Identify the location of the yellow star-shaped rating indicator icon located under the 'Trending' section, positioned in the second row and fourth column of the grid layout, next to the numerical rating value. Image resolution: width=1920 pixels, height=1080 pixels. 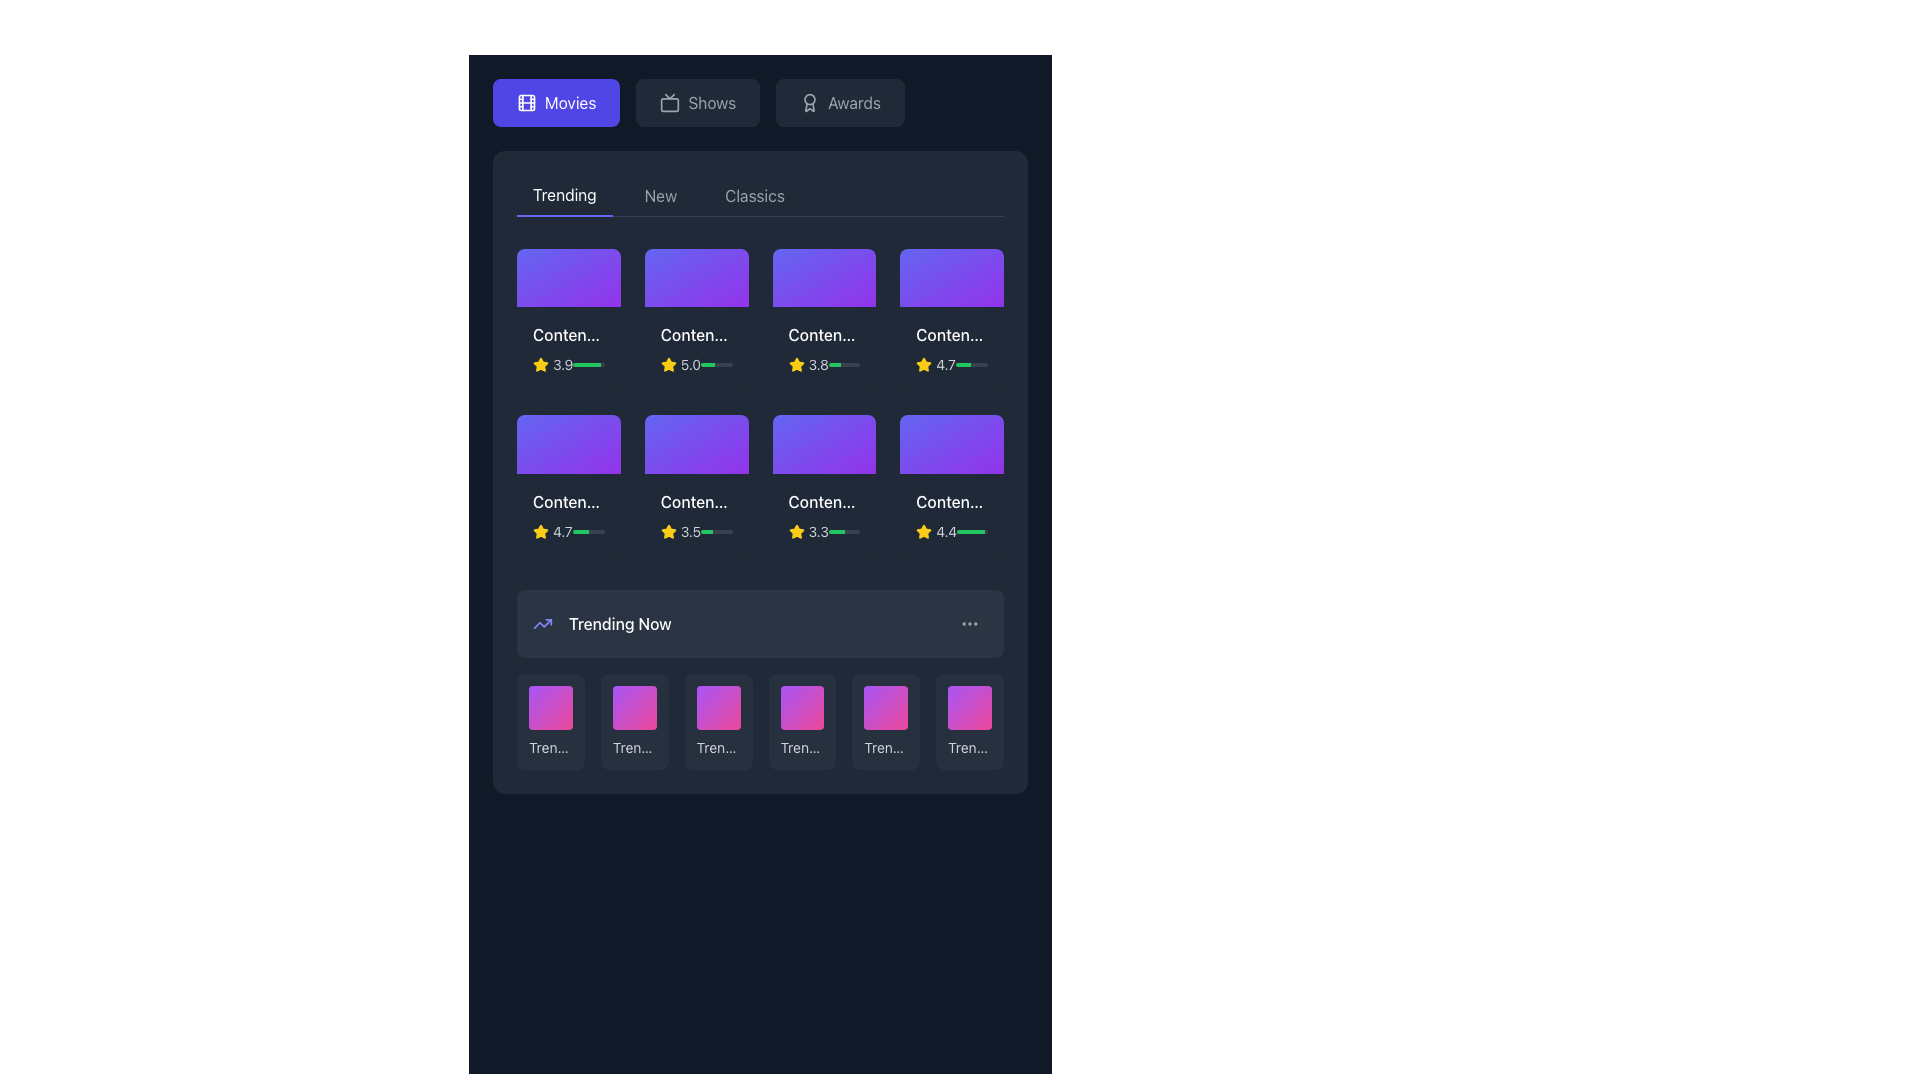
(923, 365).